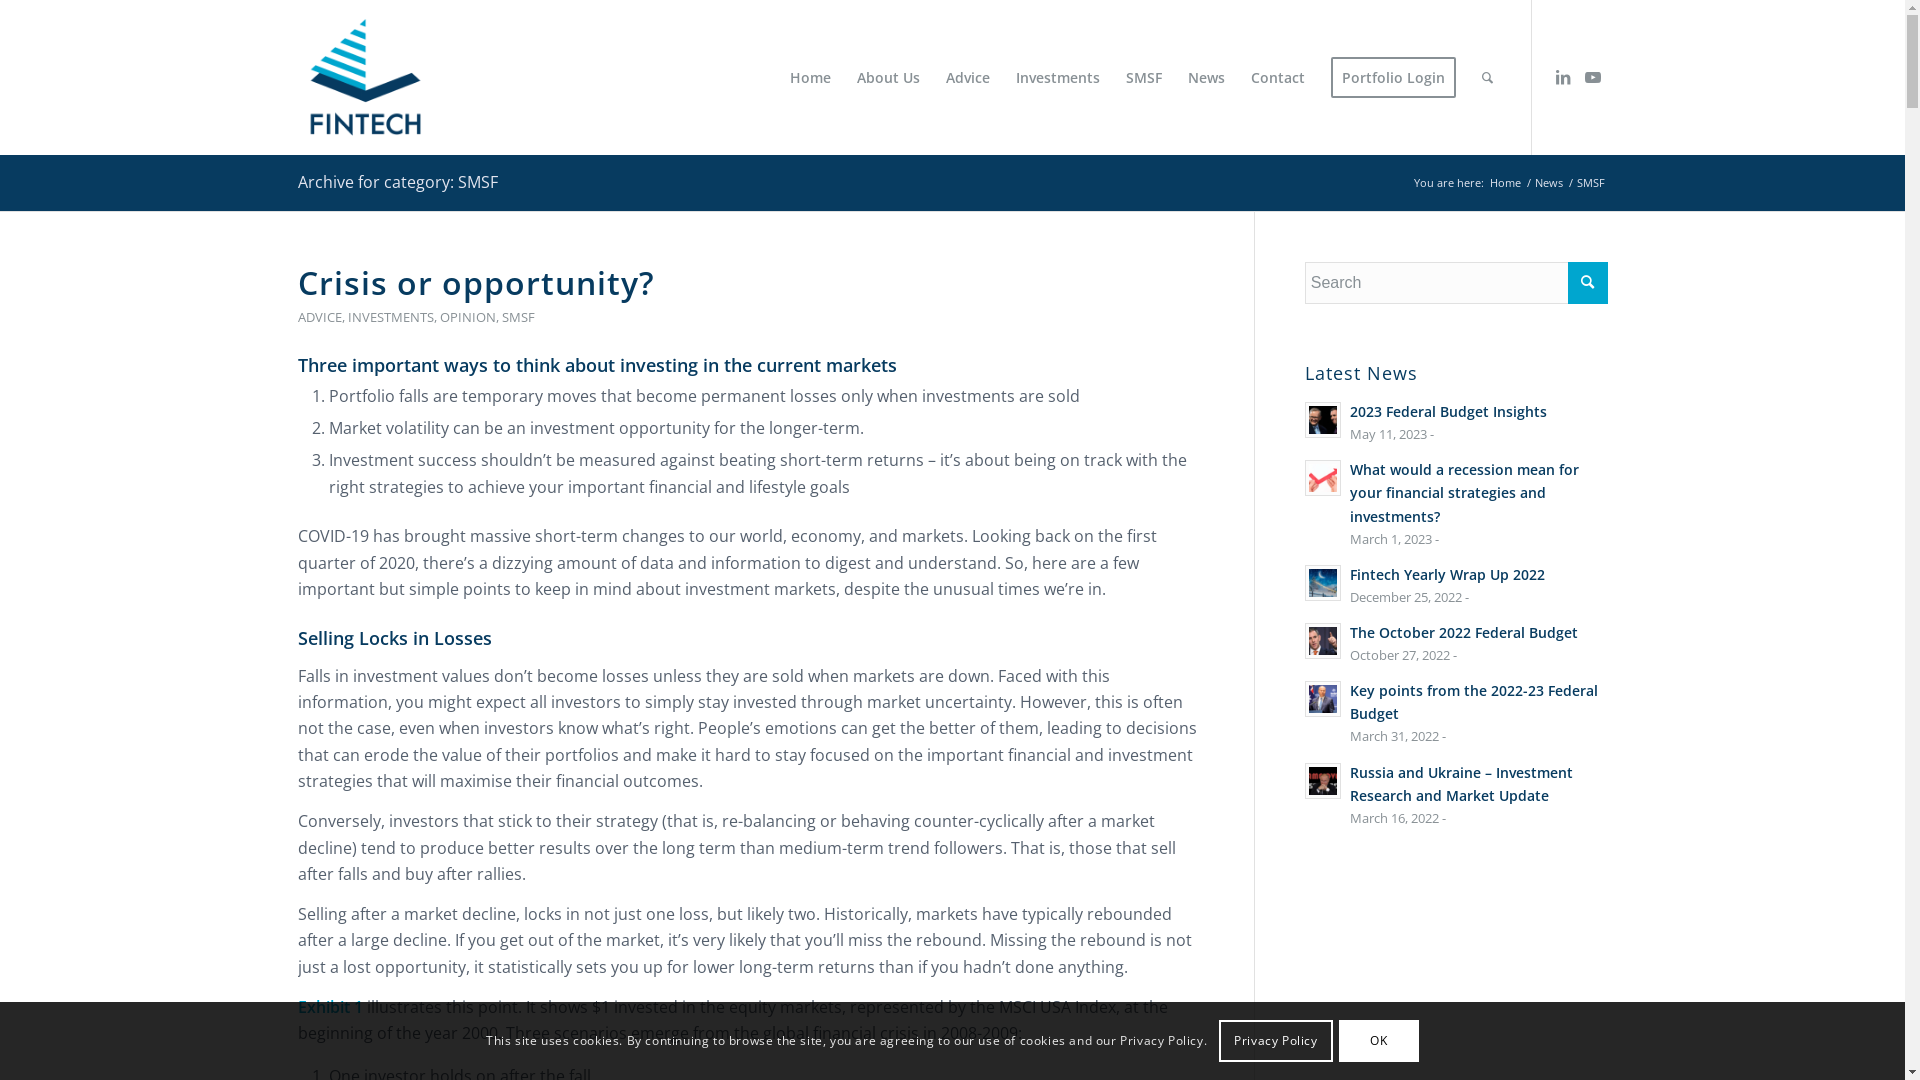 The height and width of the screenshot is (1080, 1920). I want to click on 'SMSF', so click(1142, 76).